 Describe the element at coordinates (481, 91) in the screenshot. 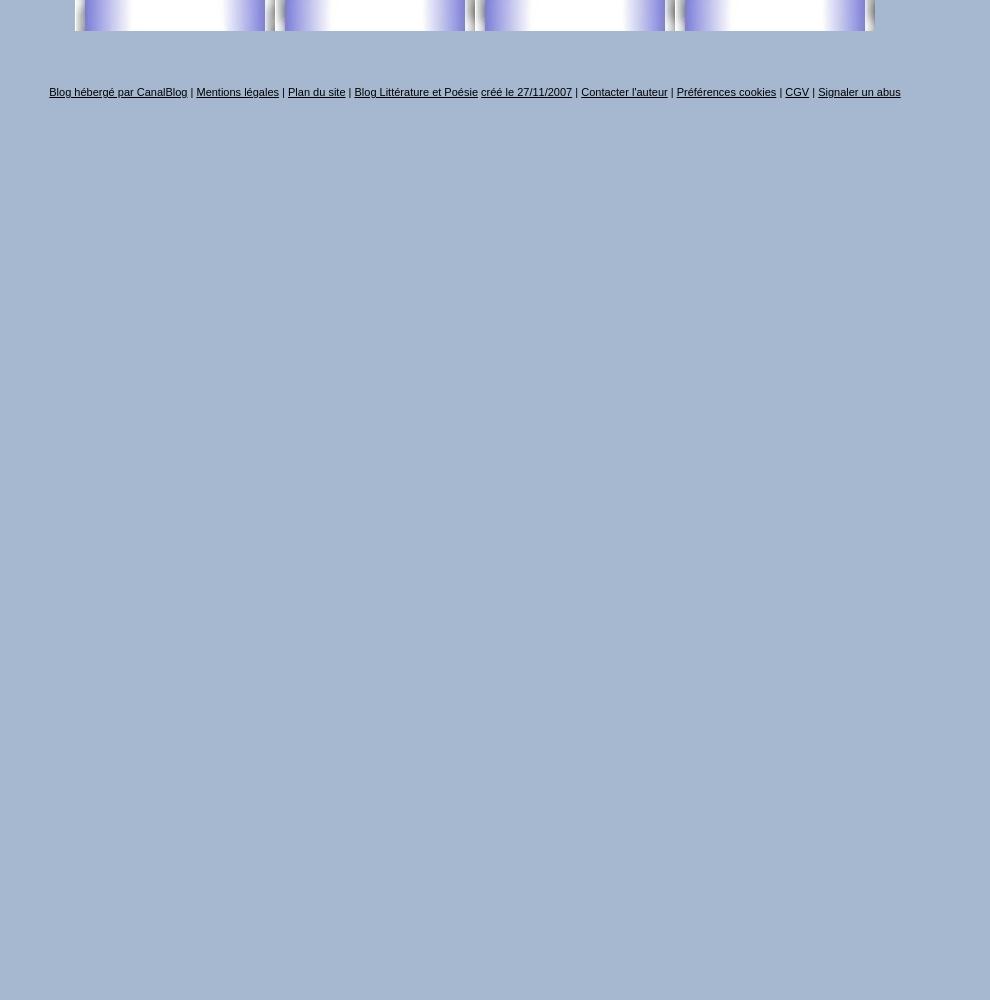

I see `'créé le 27/11/2007'` at that location.